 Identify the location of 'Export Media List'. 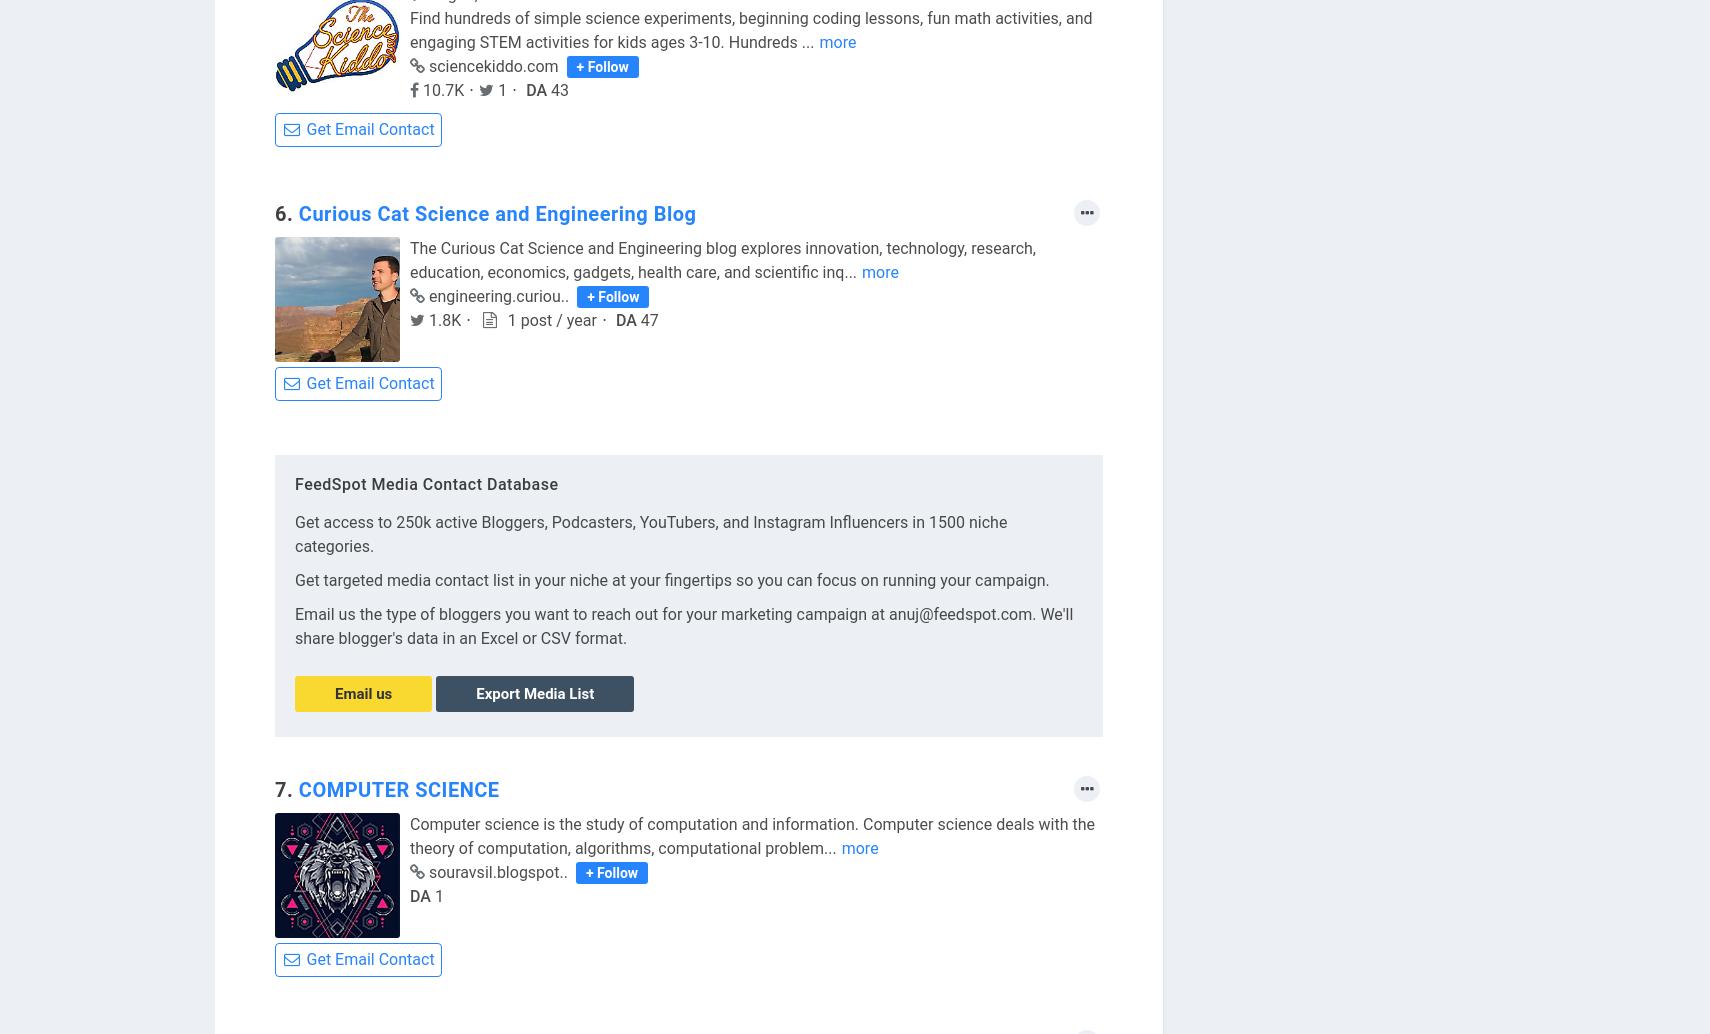
(476, 692).